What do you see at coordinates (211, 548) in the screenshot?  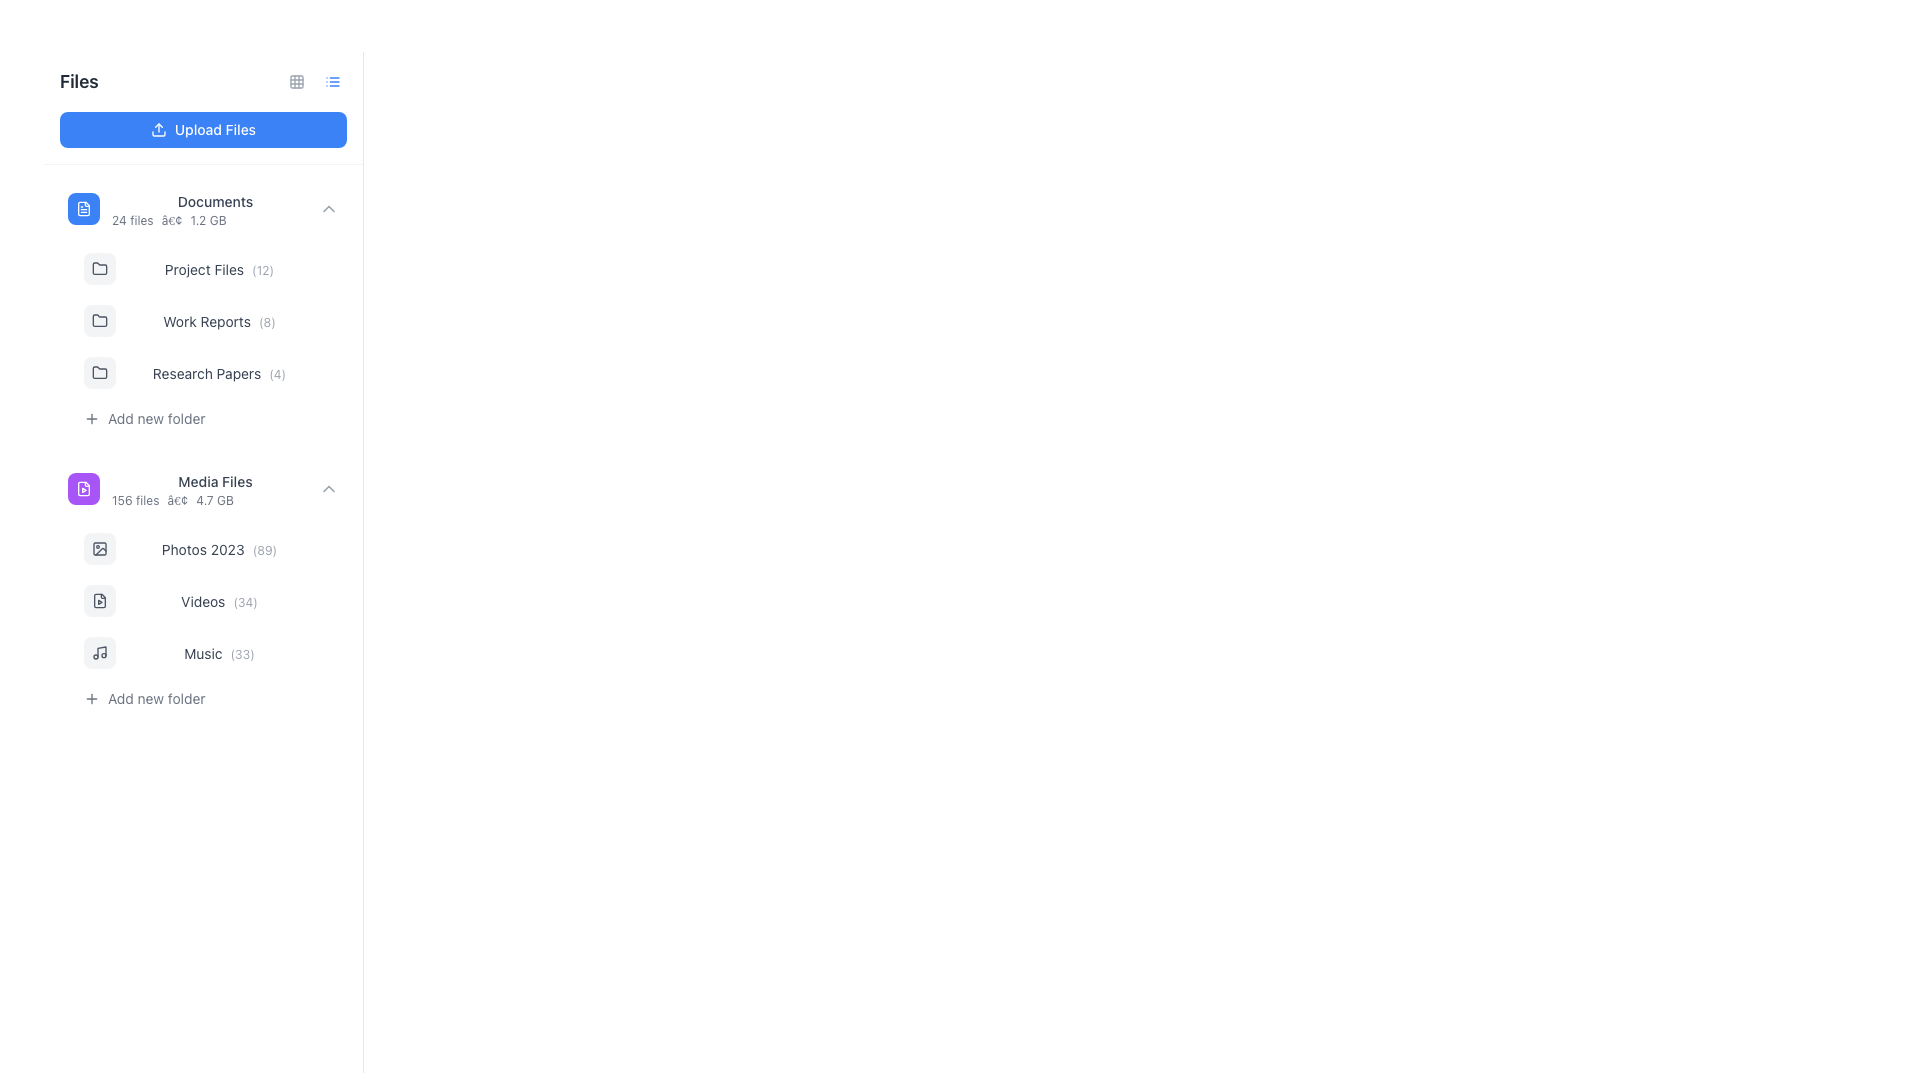 I see `the first Navigation List Item in the 'Media Files' section that links to 'Photos 2023'` at bounding box center [211, 548].